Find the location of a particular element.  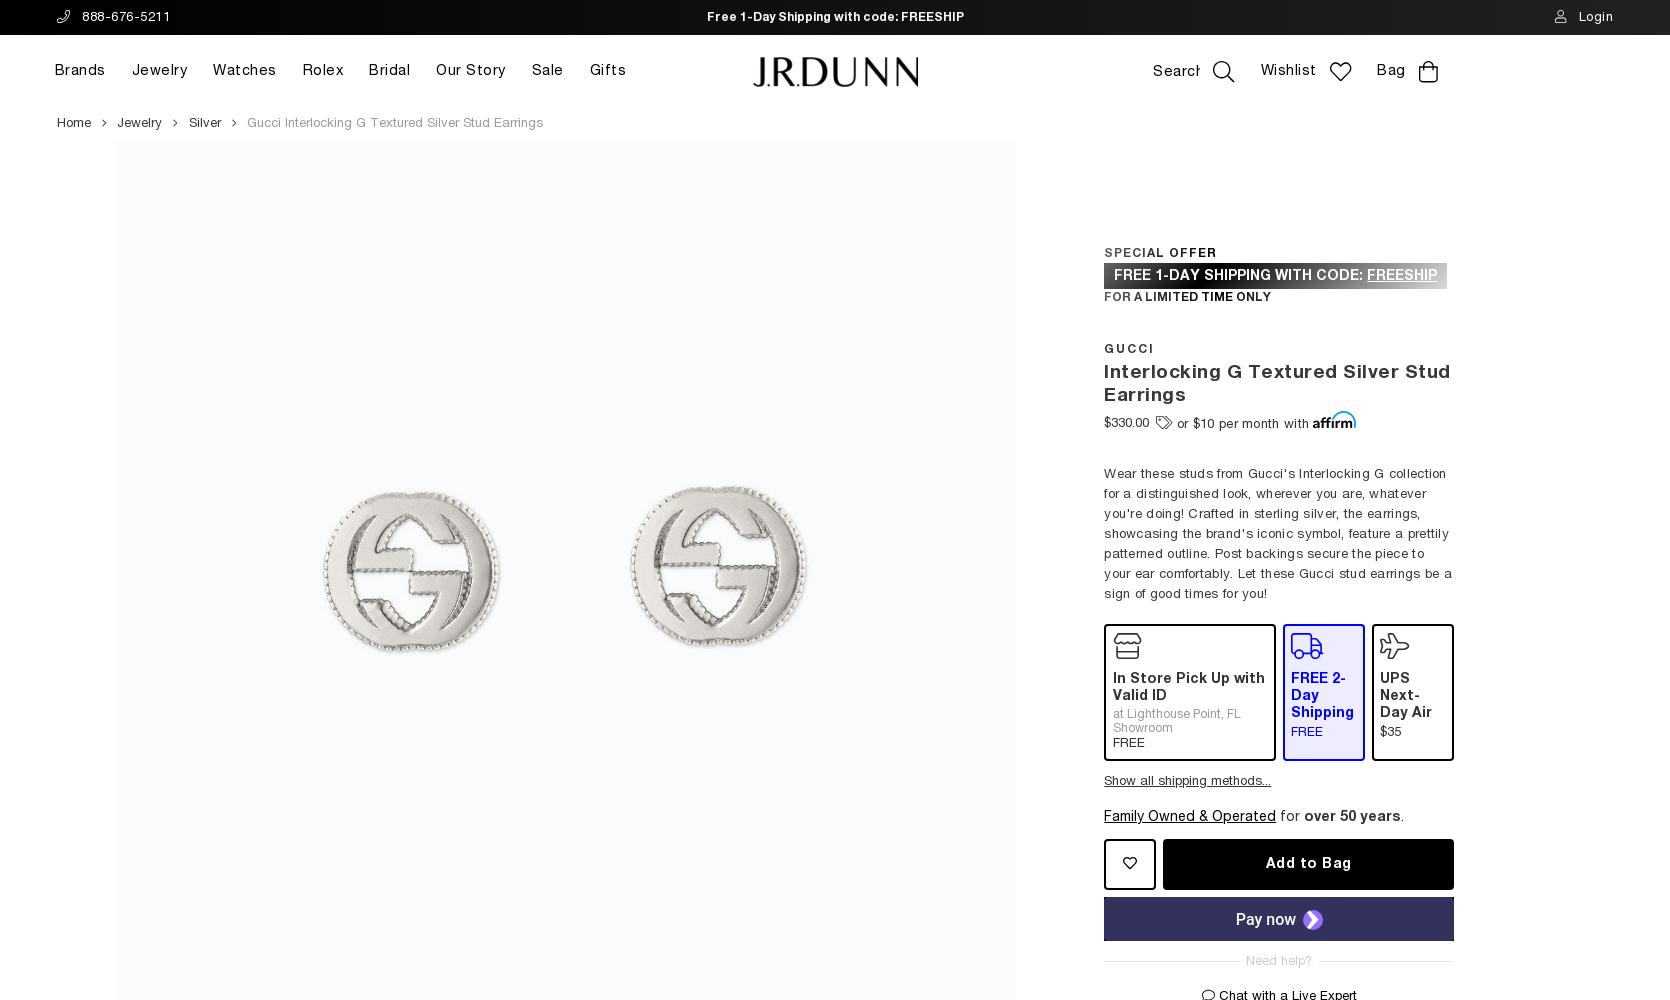

'Rolex' is located at coordinates (321, 70).